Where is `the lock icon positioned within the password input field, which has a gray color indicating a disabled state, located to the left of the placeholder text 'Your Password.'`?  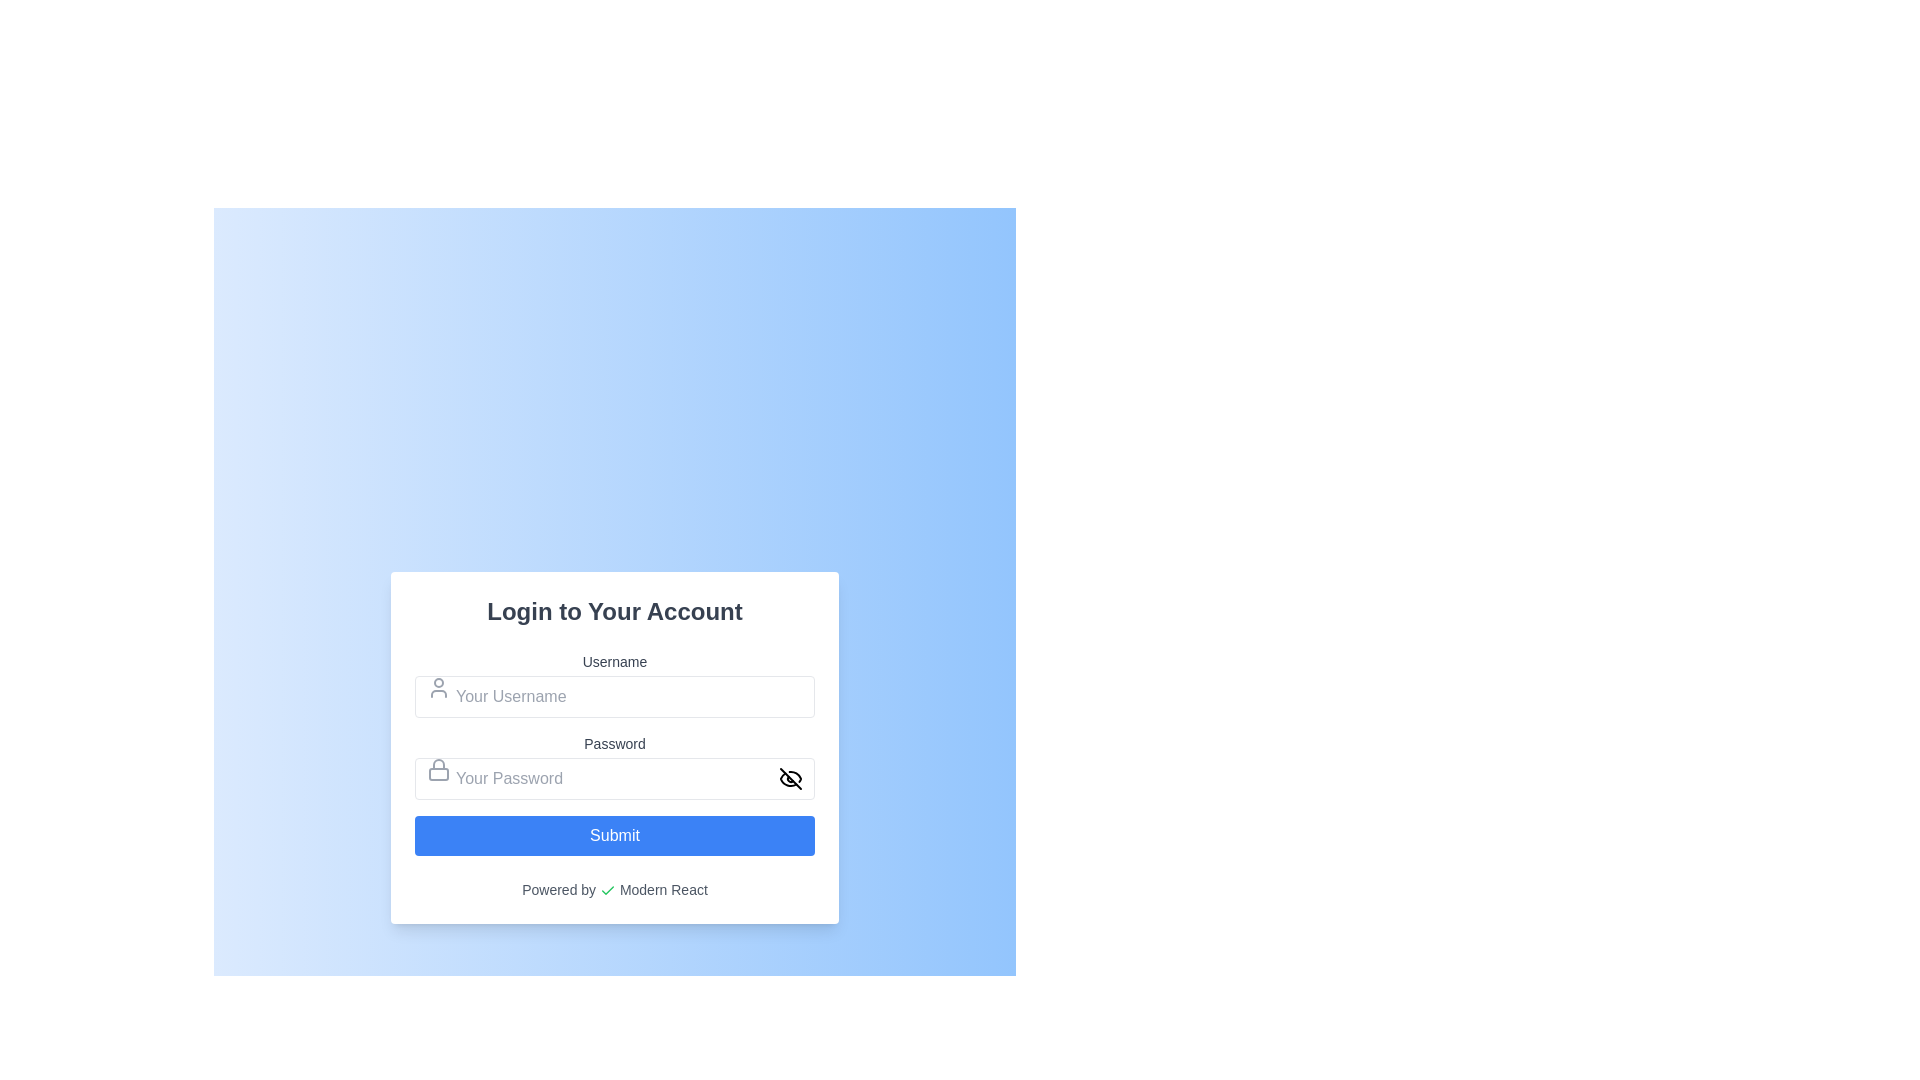
the lock icon positioned within the password input field, which has a gray color indicating a disabled state, located to the left of the placeholder text 'Your Password.' is located at coordinates (437, 769).